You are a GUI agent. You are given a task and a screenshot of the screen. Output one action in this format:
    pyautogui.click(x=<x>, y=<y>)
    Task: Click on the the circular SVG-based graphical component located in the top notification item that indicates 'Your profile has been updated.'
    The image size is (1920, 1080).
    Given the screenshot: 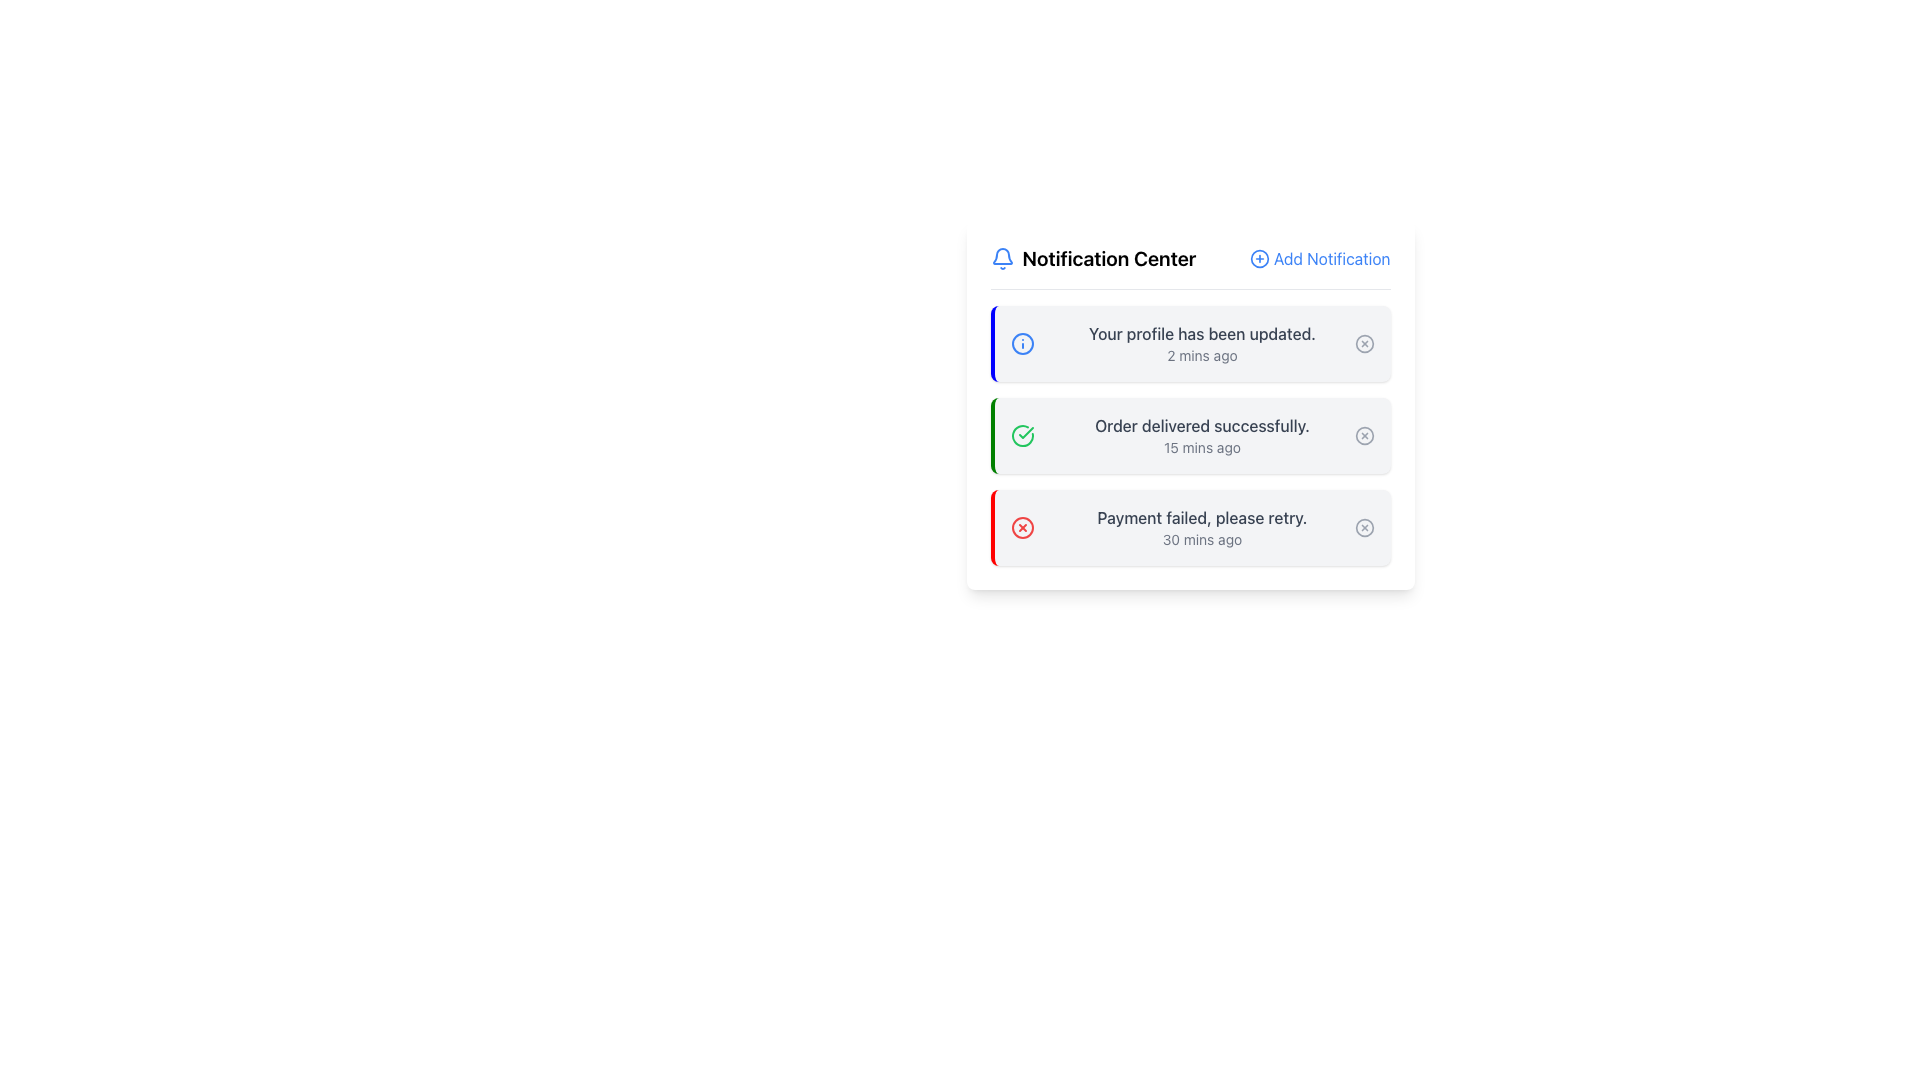 What is the action you would take?
    pyautogui.click(x=1363, y=342)
    